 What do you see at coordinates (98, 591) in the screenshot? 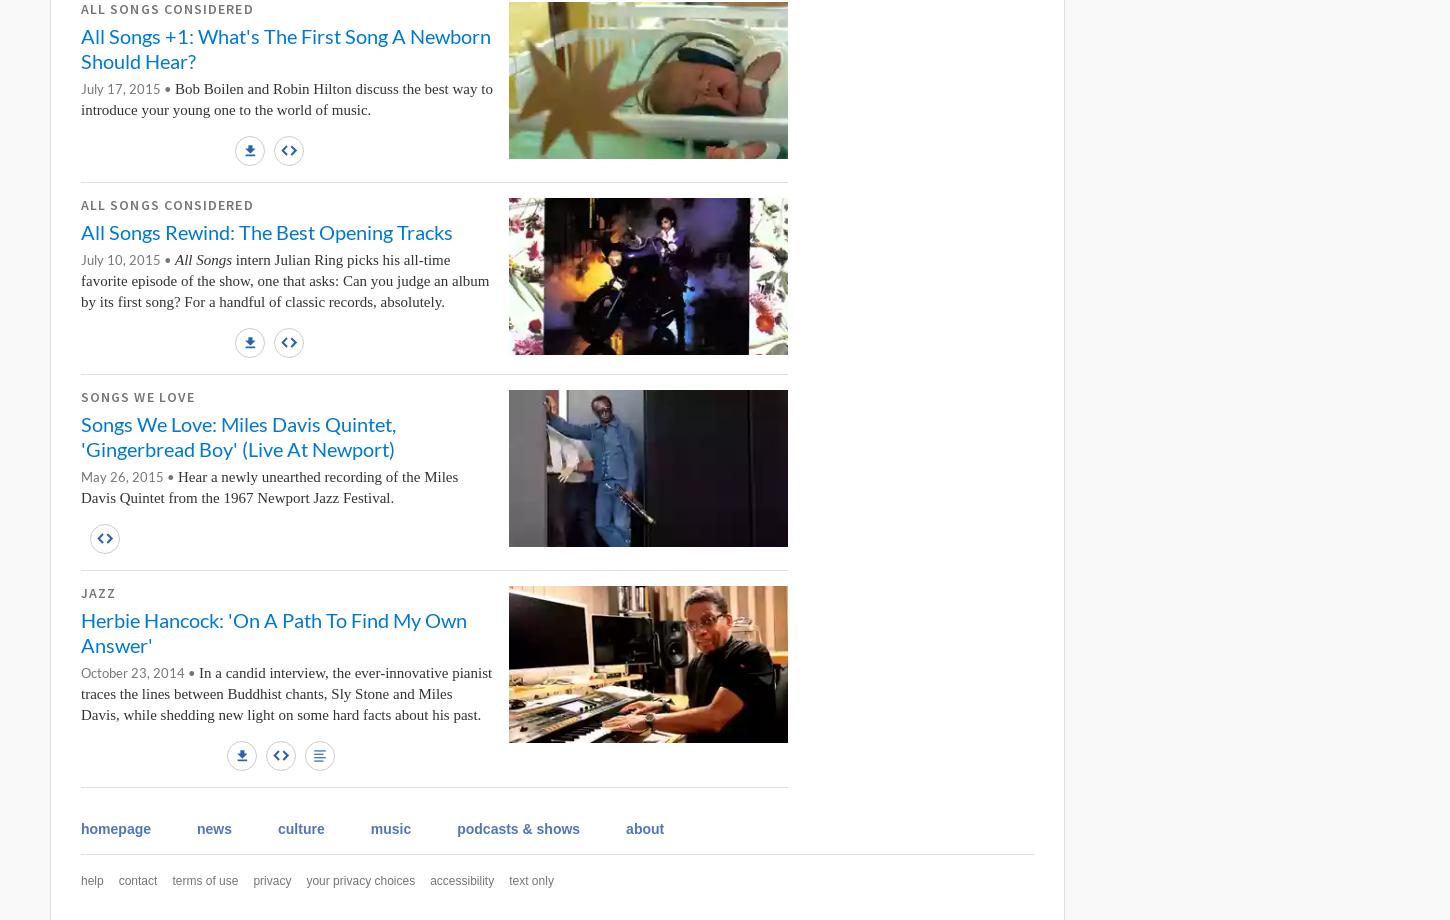
I see `'Jazz'` at bounding box center [98, 591].